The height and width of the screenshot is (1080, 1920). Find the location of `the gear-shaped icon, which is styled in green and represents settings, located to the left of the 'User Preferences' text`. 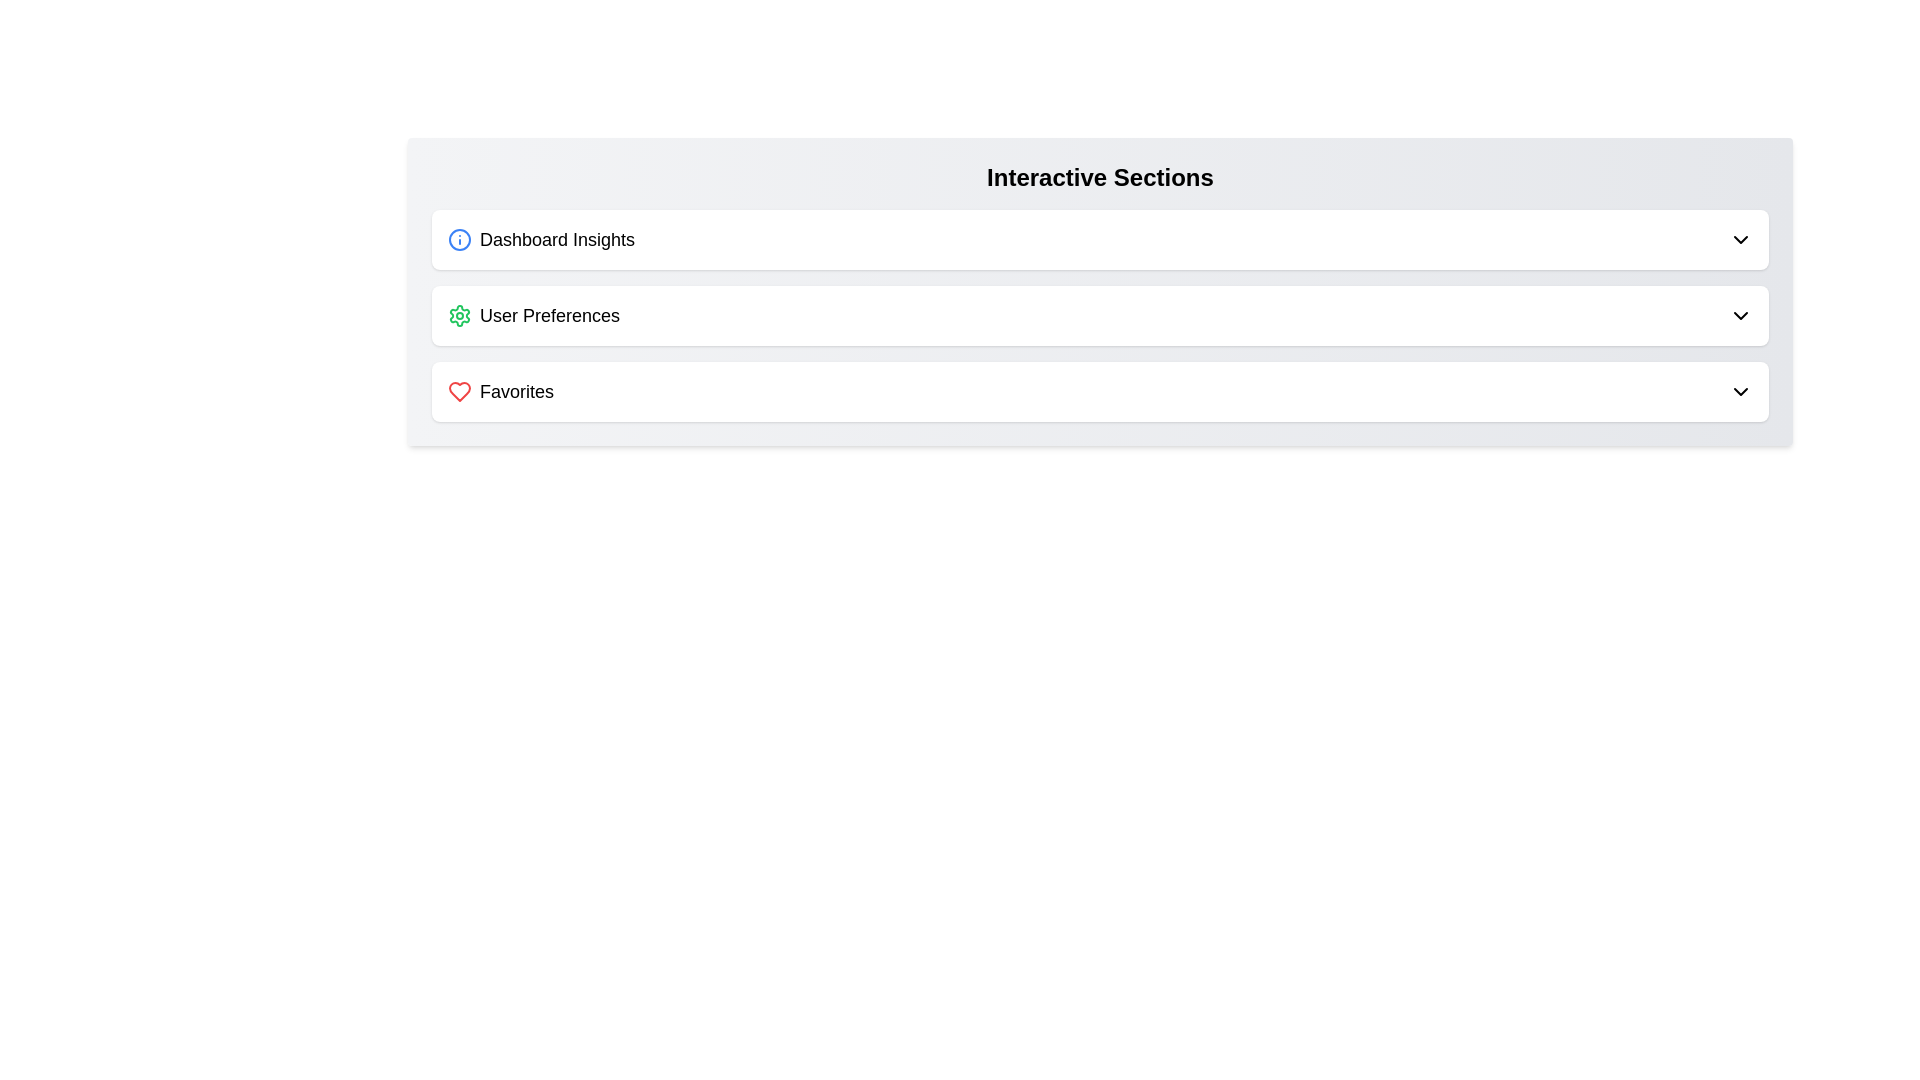

the gear-shaped icon, which is styled in green and represents settings, located to the left of the 'User Preferences' text is located at coordinates (459, 315).